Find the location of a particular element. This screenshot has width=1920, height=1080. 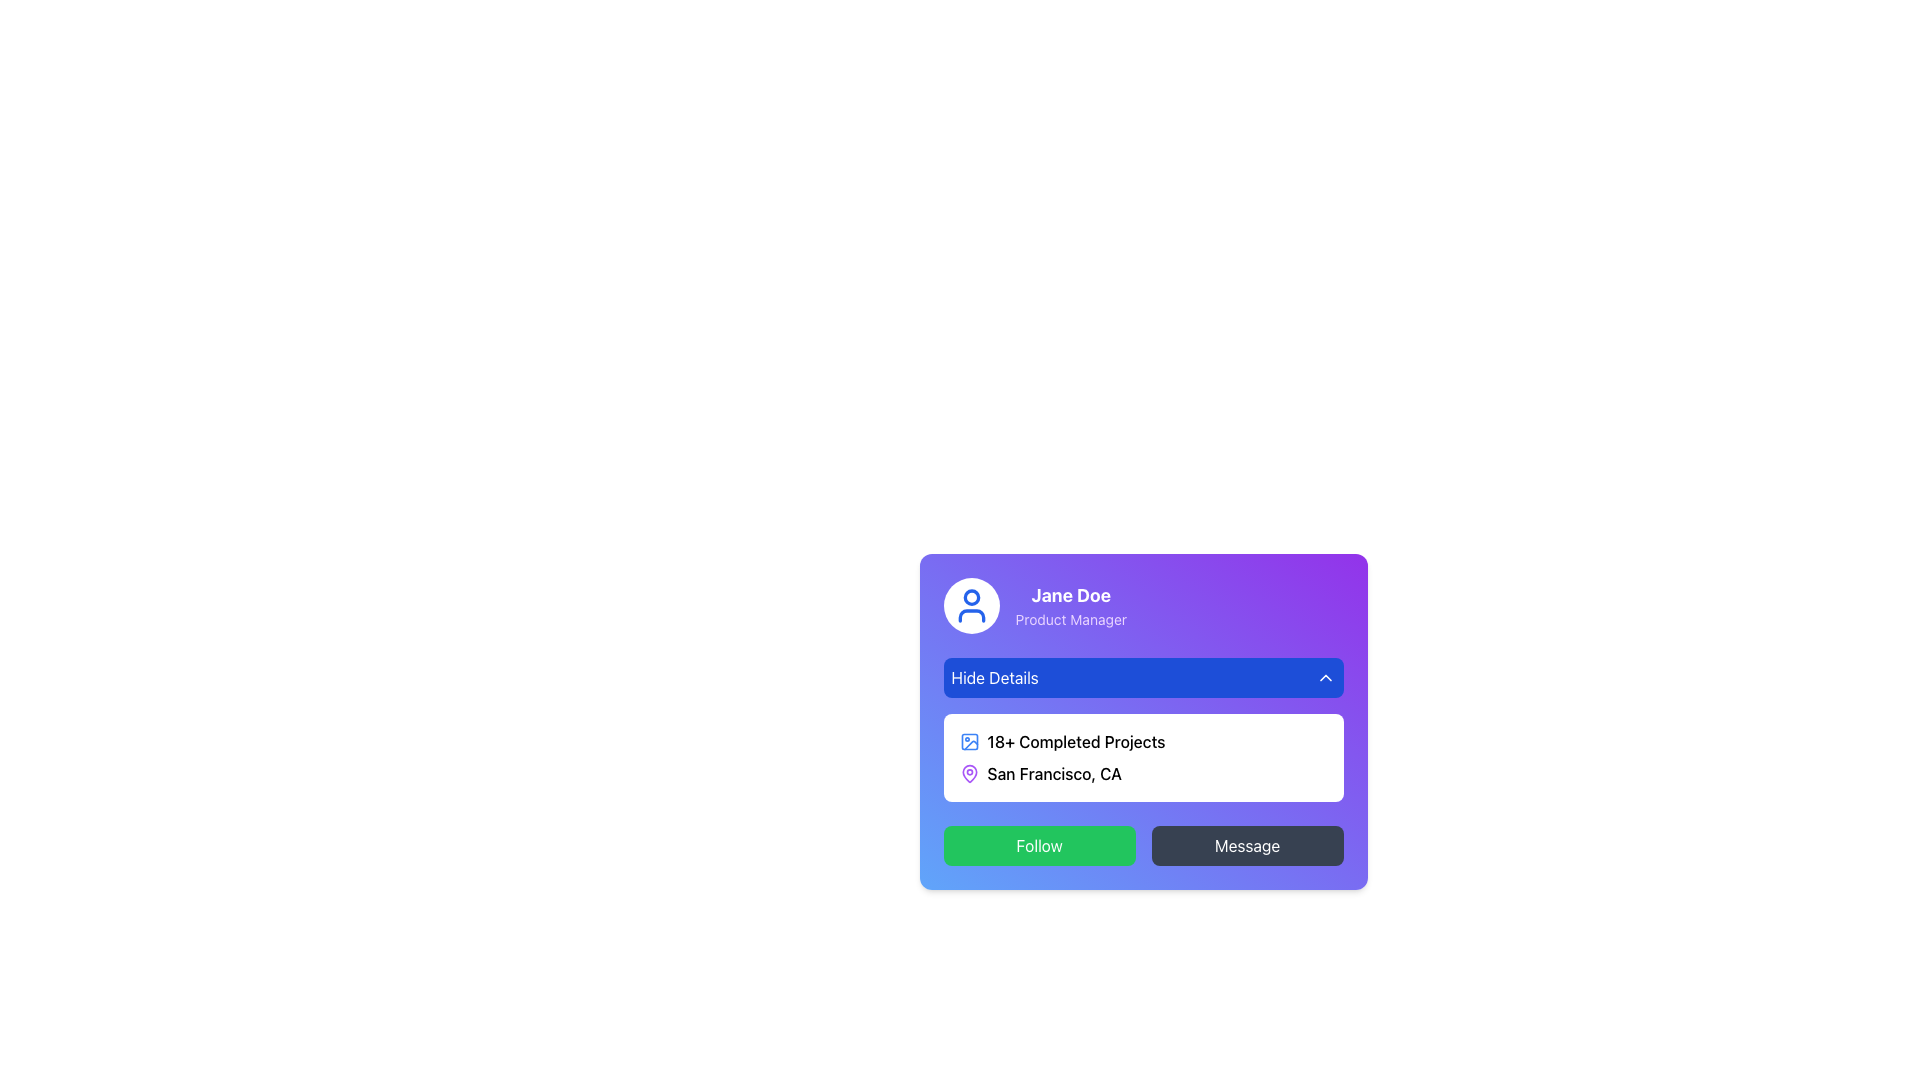

information displayed in the Text Label that shows the name and job title of an individual, located in the upper section of a card-like component, to the right of a user profile icon is located at coordinates (1070, 604).